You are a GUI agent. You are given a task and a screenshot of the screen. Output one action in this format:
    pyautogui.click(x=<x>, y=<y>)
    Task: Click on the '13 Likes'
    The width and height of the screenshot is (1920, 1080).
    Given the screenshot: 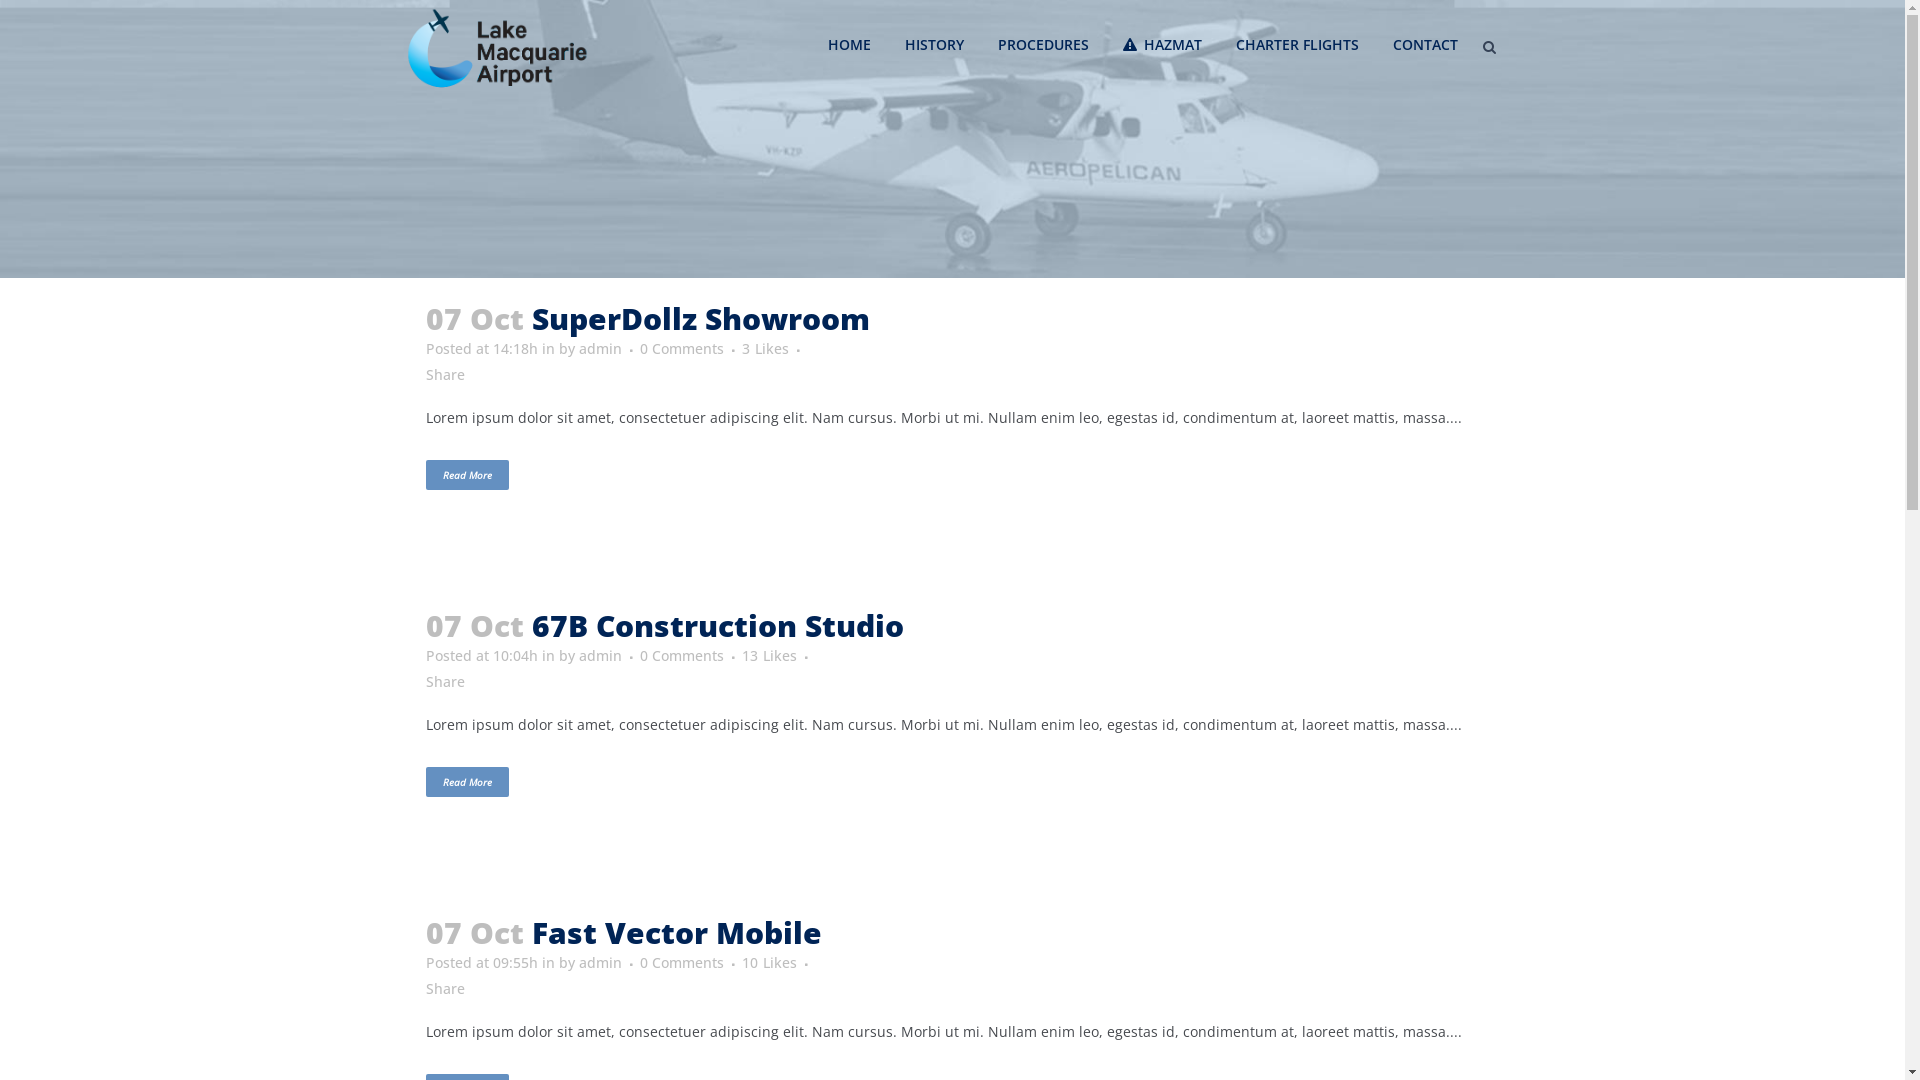 What is the action you would take?
    pyautogui.click(x=768, y=655)
    